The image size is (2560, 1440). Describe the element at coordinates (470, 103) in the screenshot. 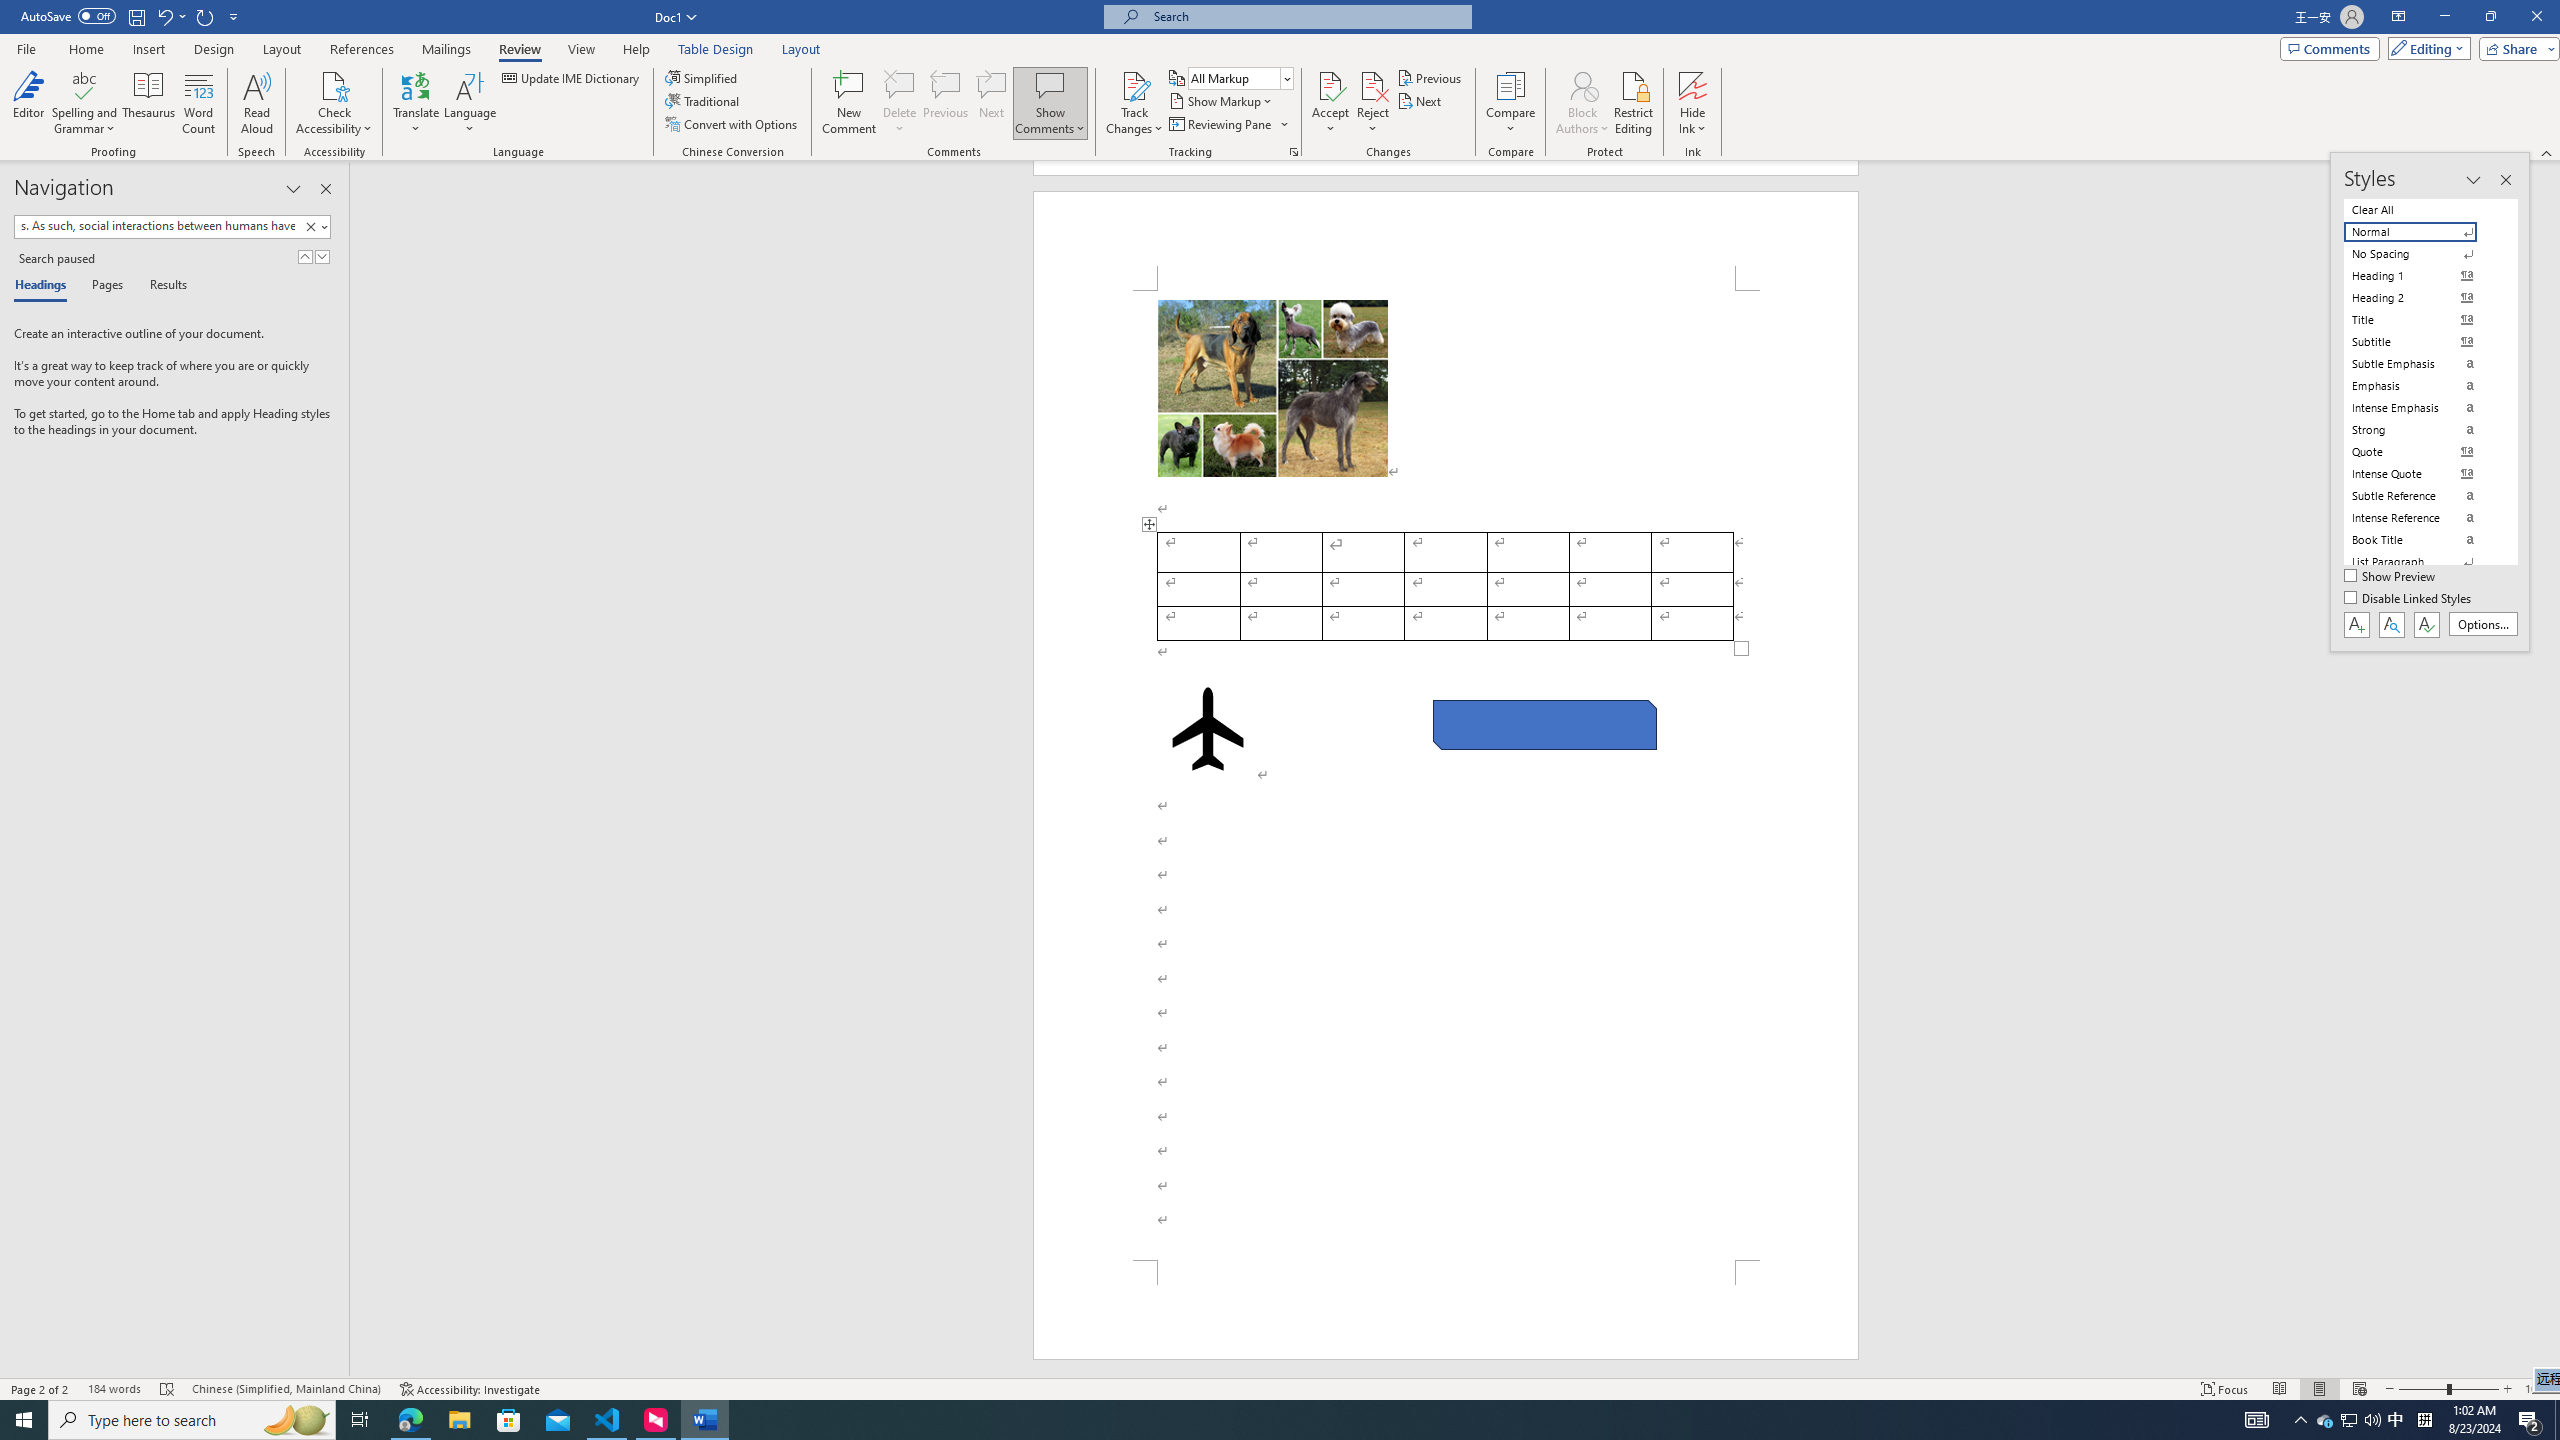

I see `'Language'` at that location.